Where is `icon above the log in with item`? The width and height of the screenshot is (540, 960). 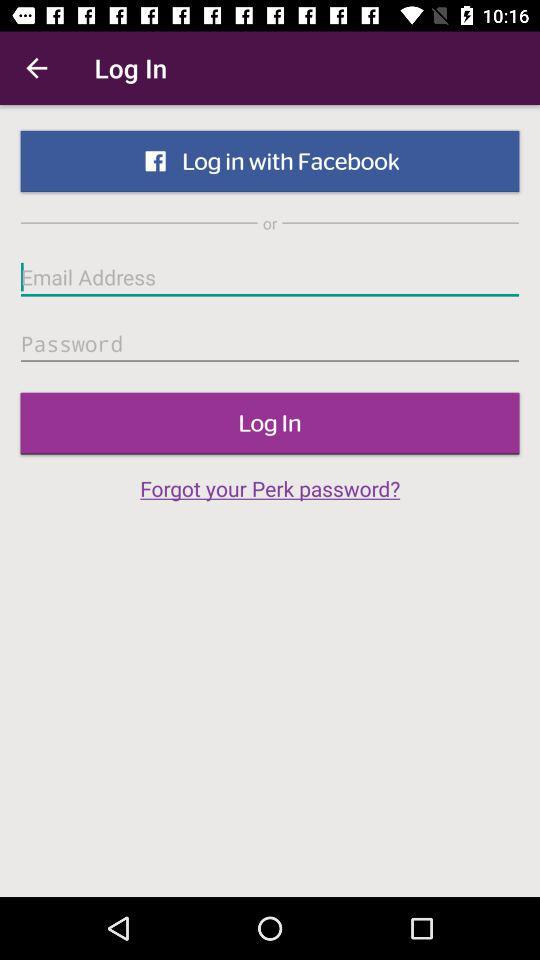 icon above the log in with item is located at coordinates (36, 68).